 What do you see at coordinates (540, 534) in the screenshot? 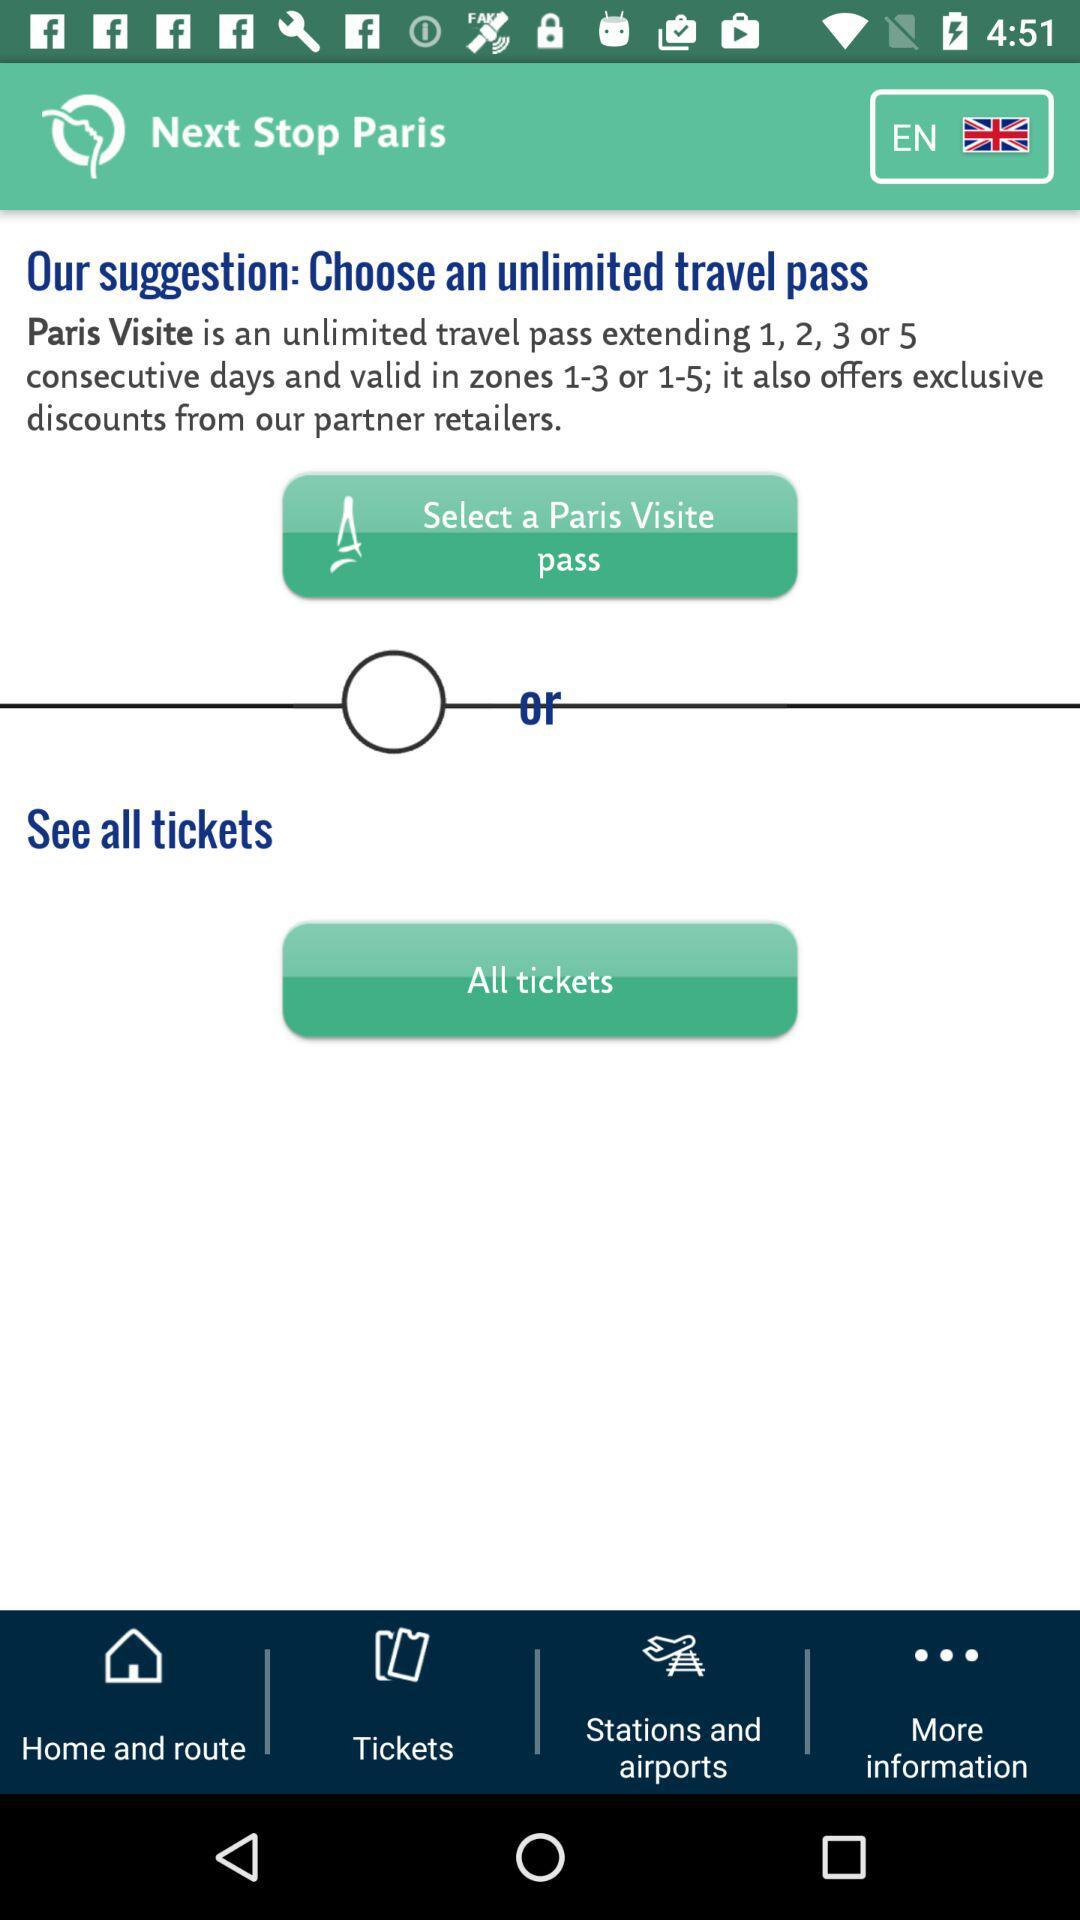
I see `the icon below paris visite is icon` at bounding box center [540, 534].